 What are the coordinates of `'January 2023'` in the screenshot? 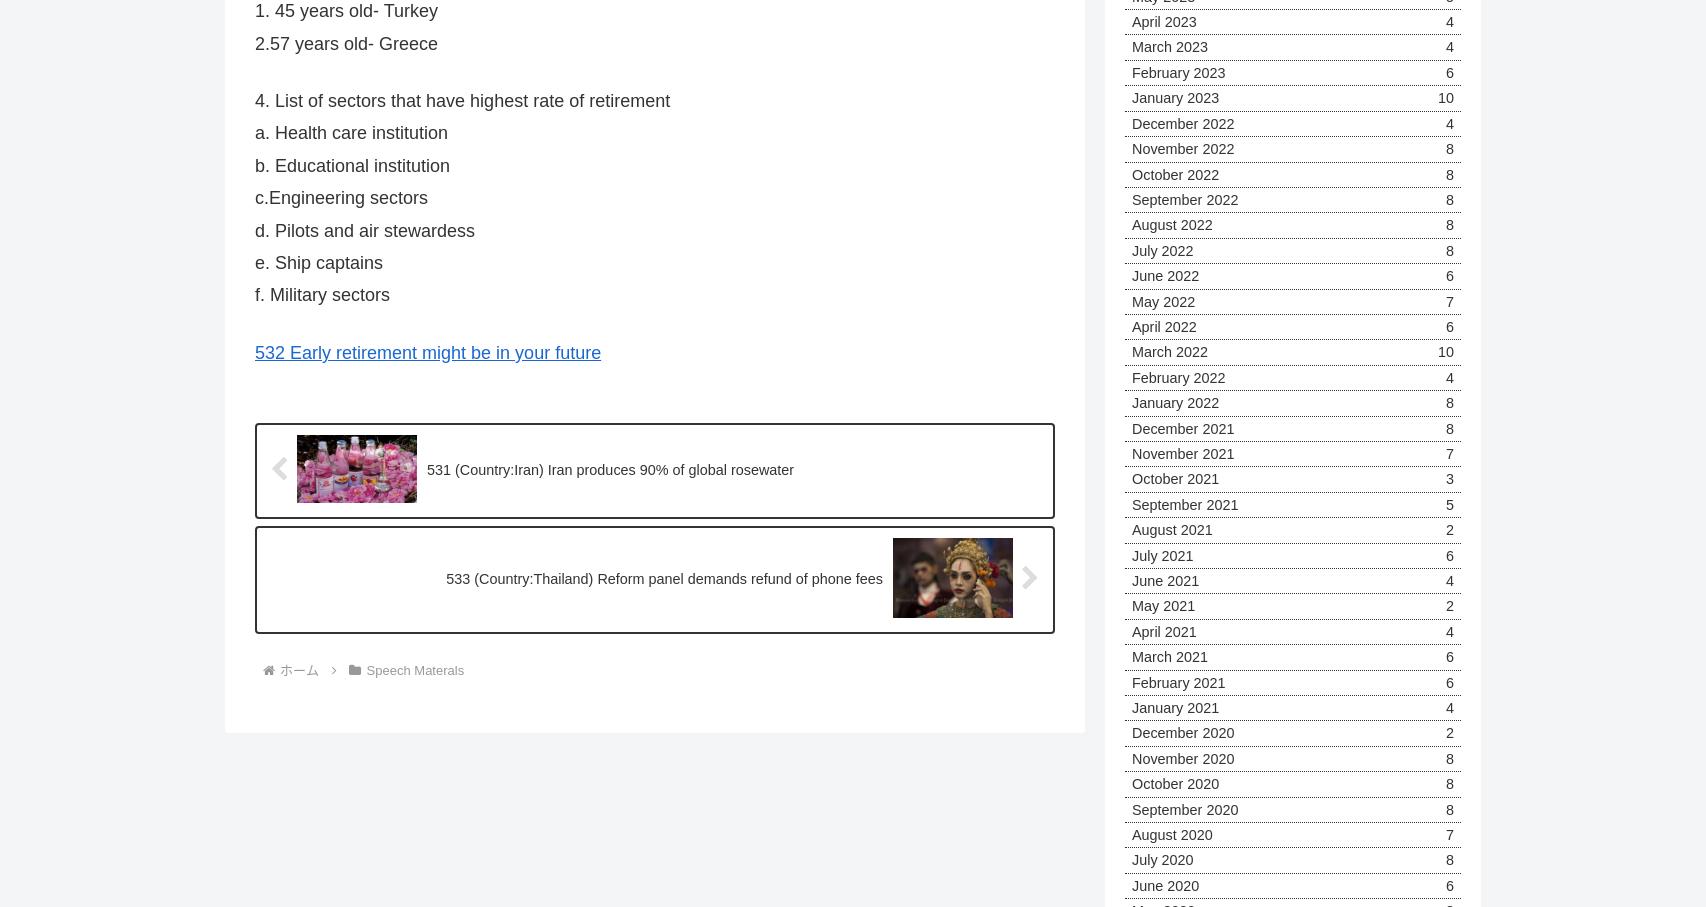 It's located at (1175, 96).